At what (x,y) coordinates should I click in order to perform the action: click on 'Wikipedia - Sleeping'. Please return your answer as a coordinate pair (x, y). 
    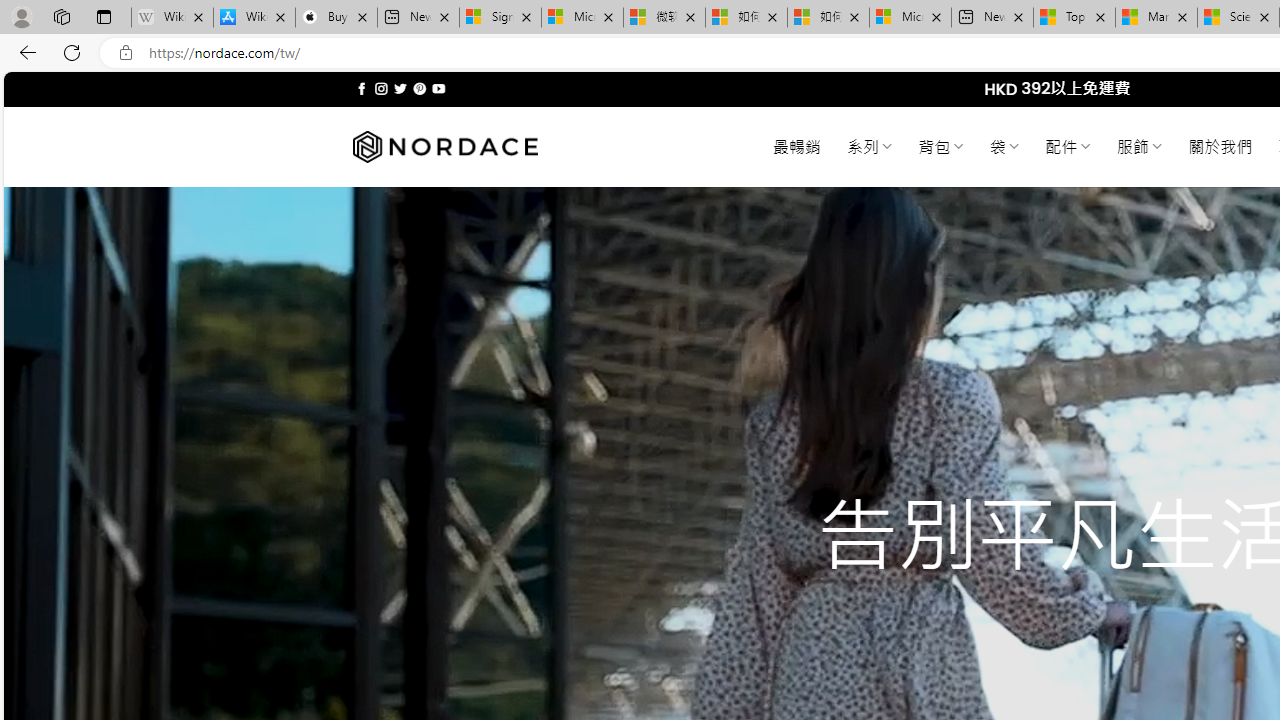
    Looking at the image, I should click on (172, 17).